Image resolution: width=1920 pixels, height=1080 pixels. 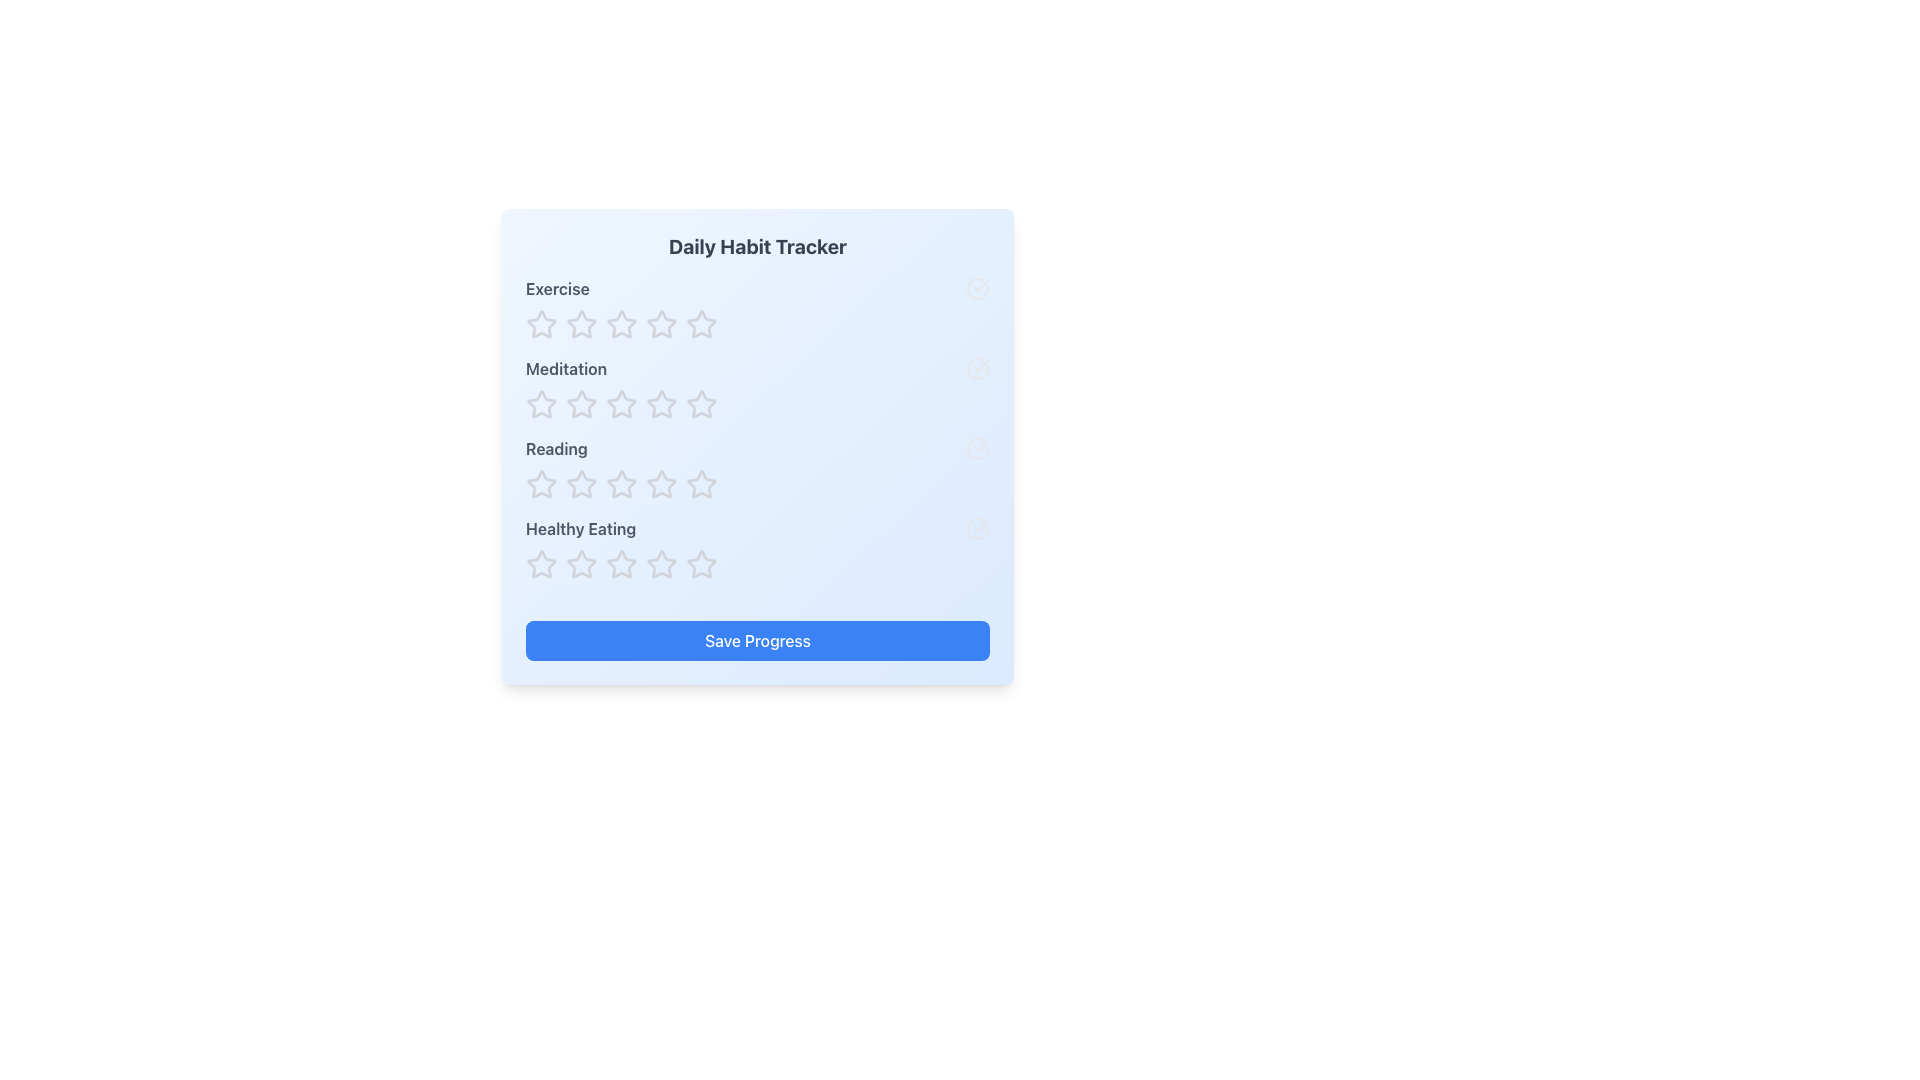 What do you see at coordinates (542, 485) in the screenshot?
I see `the first hollow star icon in the rating system under the 'Reading' label in the 'Daily Habit Tracker' interface to set a score` at bounding box center [542, 485].